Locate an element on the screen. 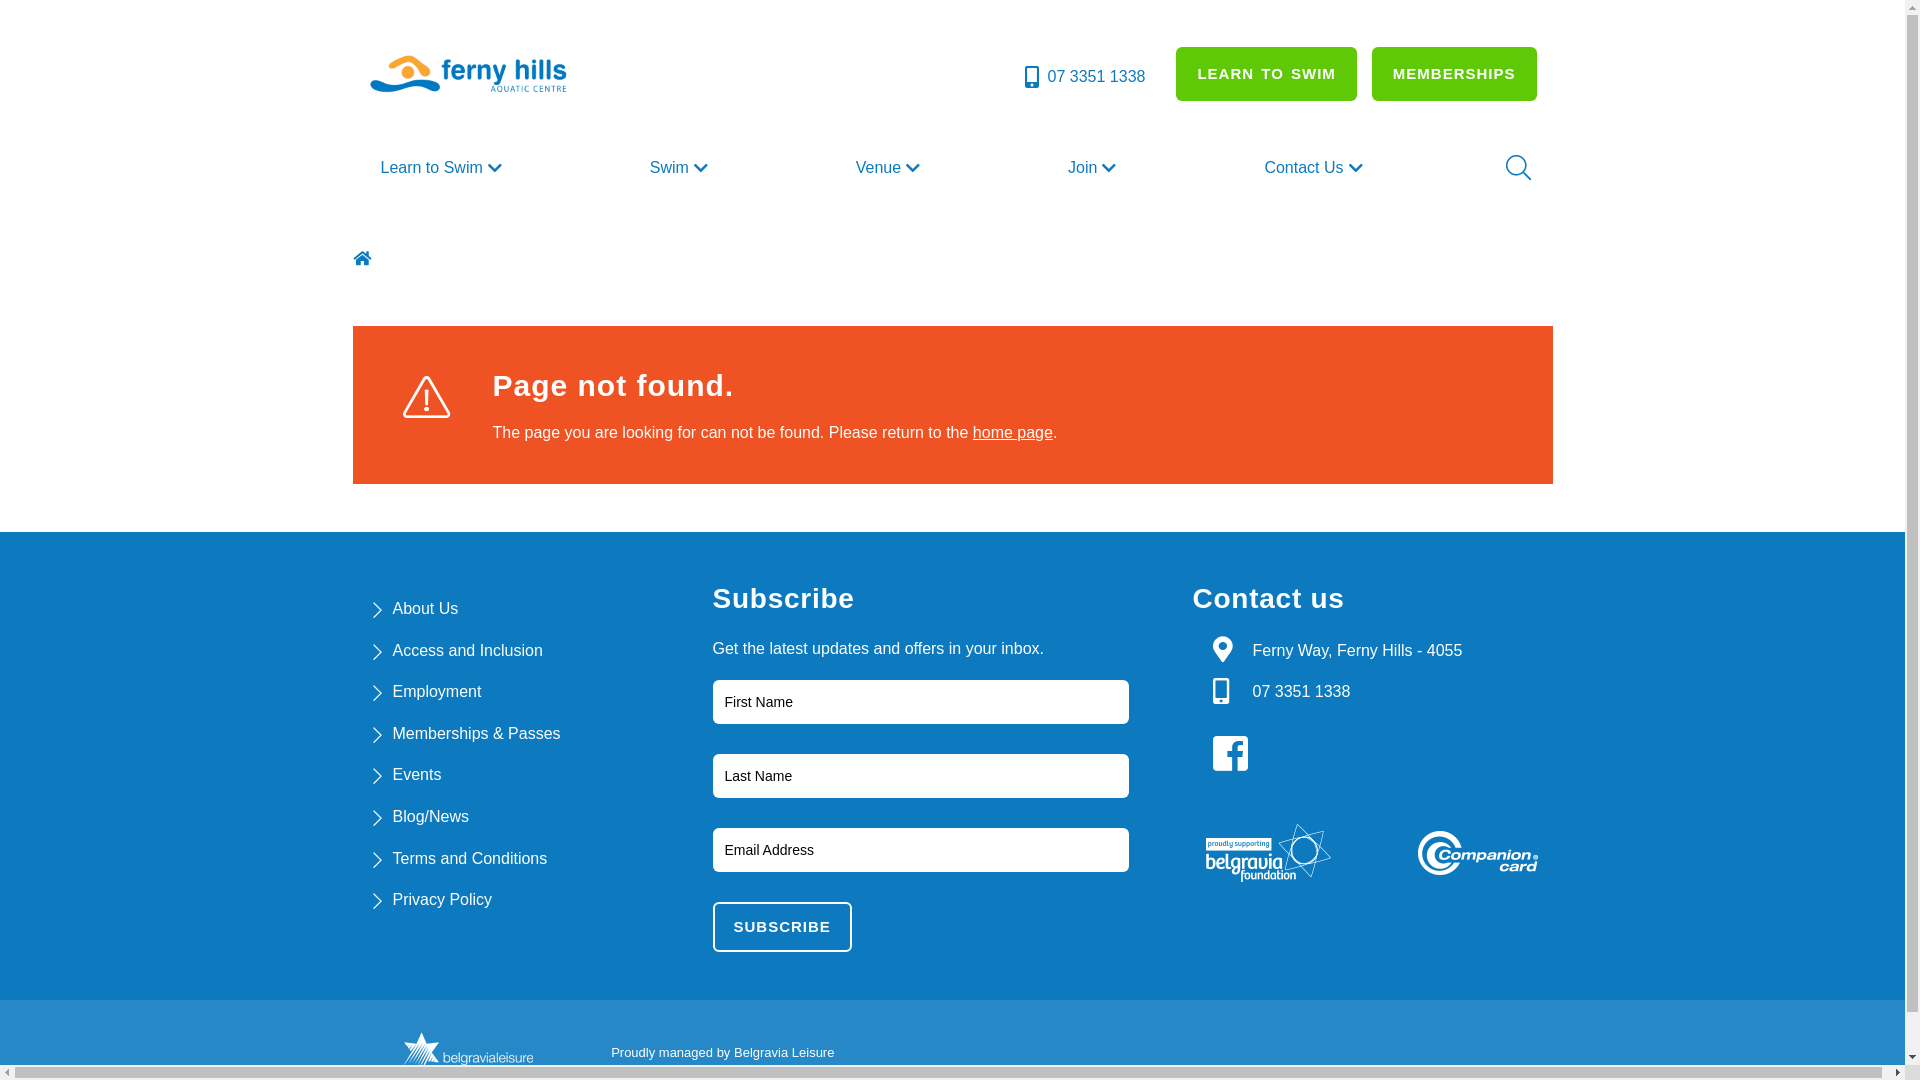 The height and width of the screenshot is (1080, 1920). 'LEARN TO SWIM' is located at coordinates (1265, 72).